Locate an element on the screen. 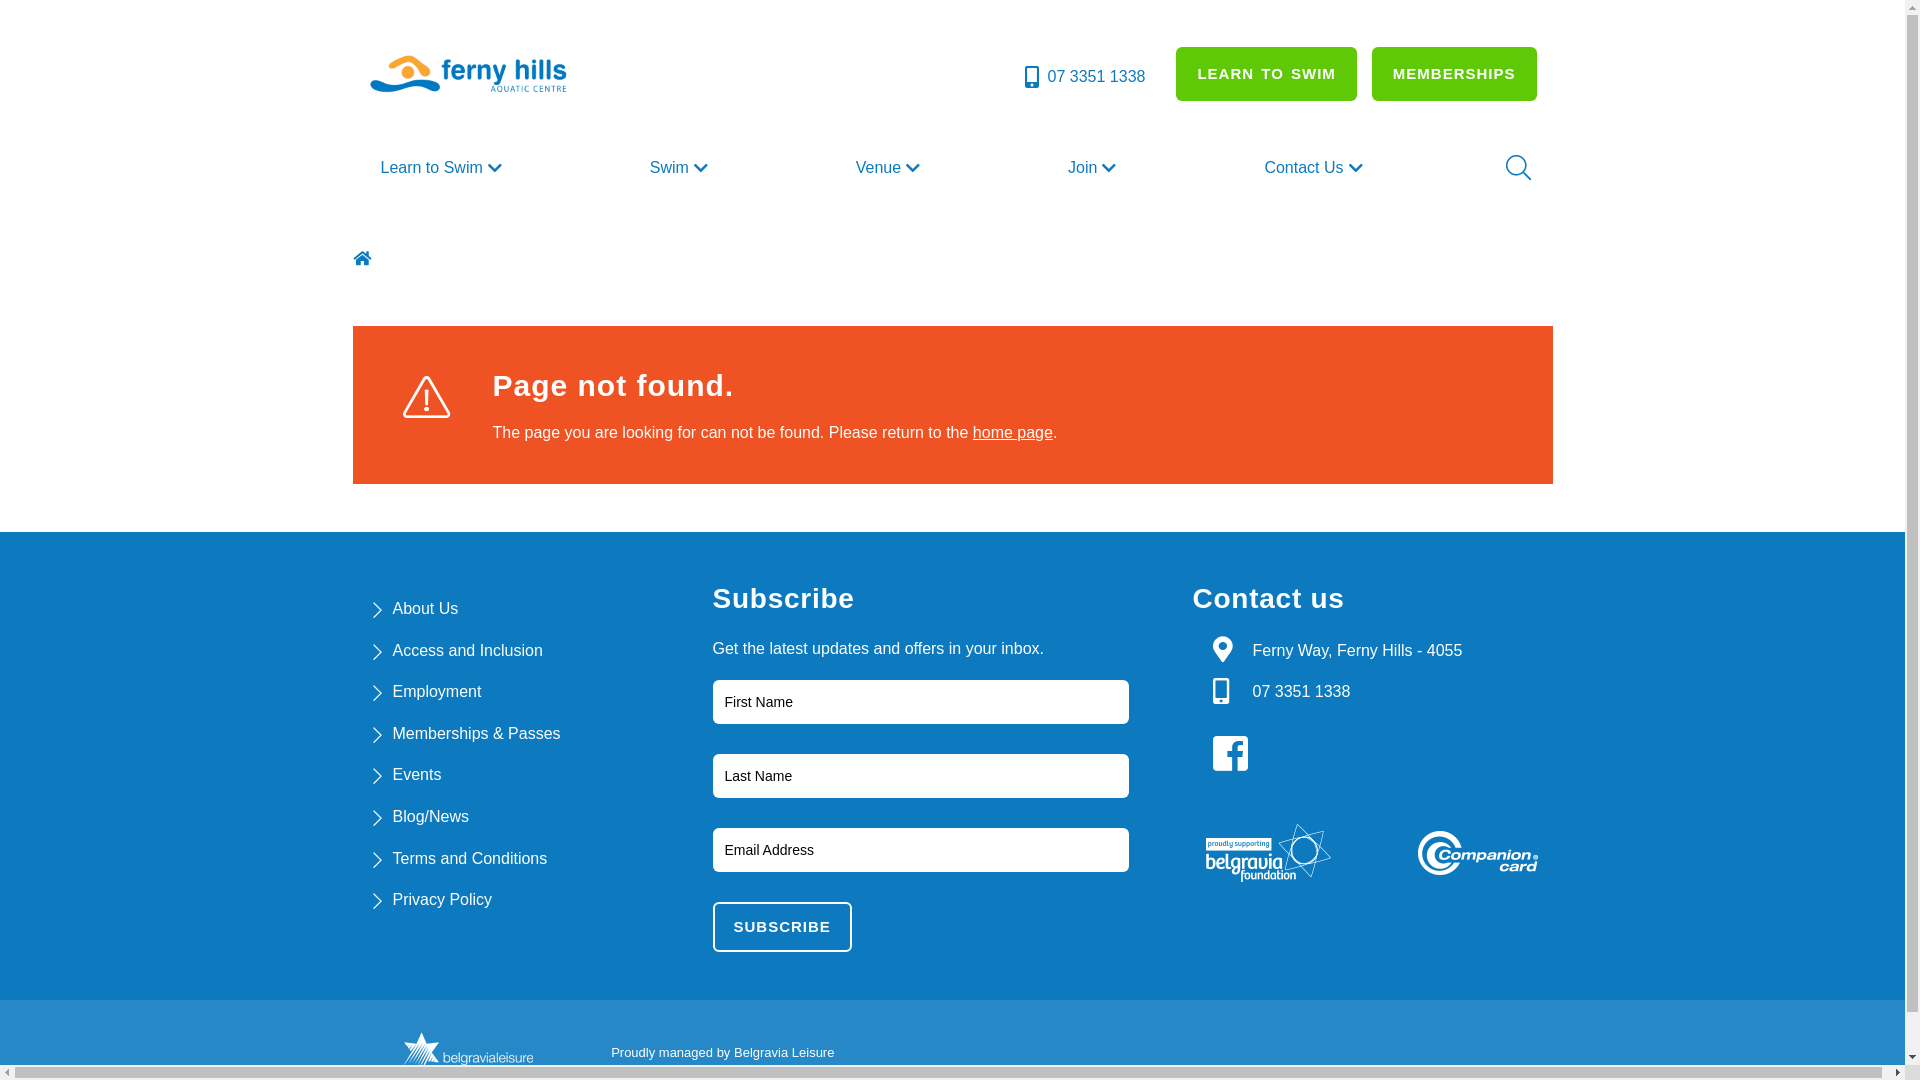 The height and width of the screenshot is (1080, 1920). 'LEARN TO SWIM' is located at coordinates (1265, 72).